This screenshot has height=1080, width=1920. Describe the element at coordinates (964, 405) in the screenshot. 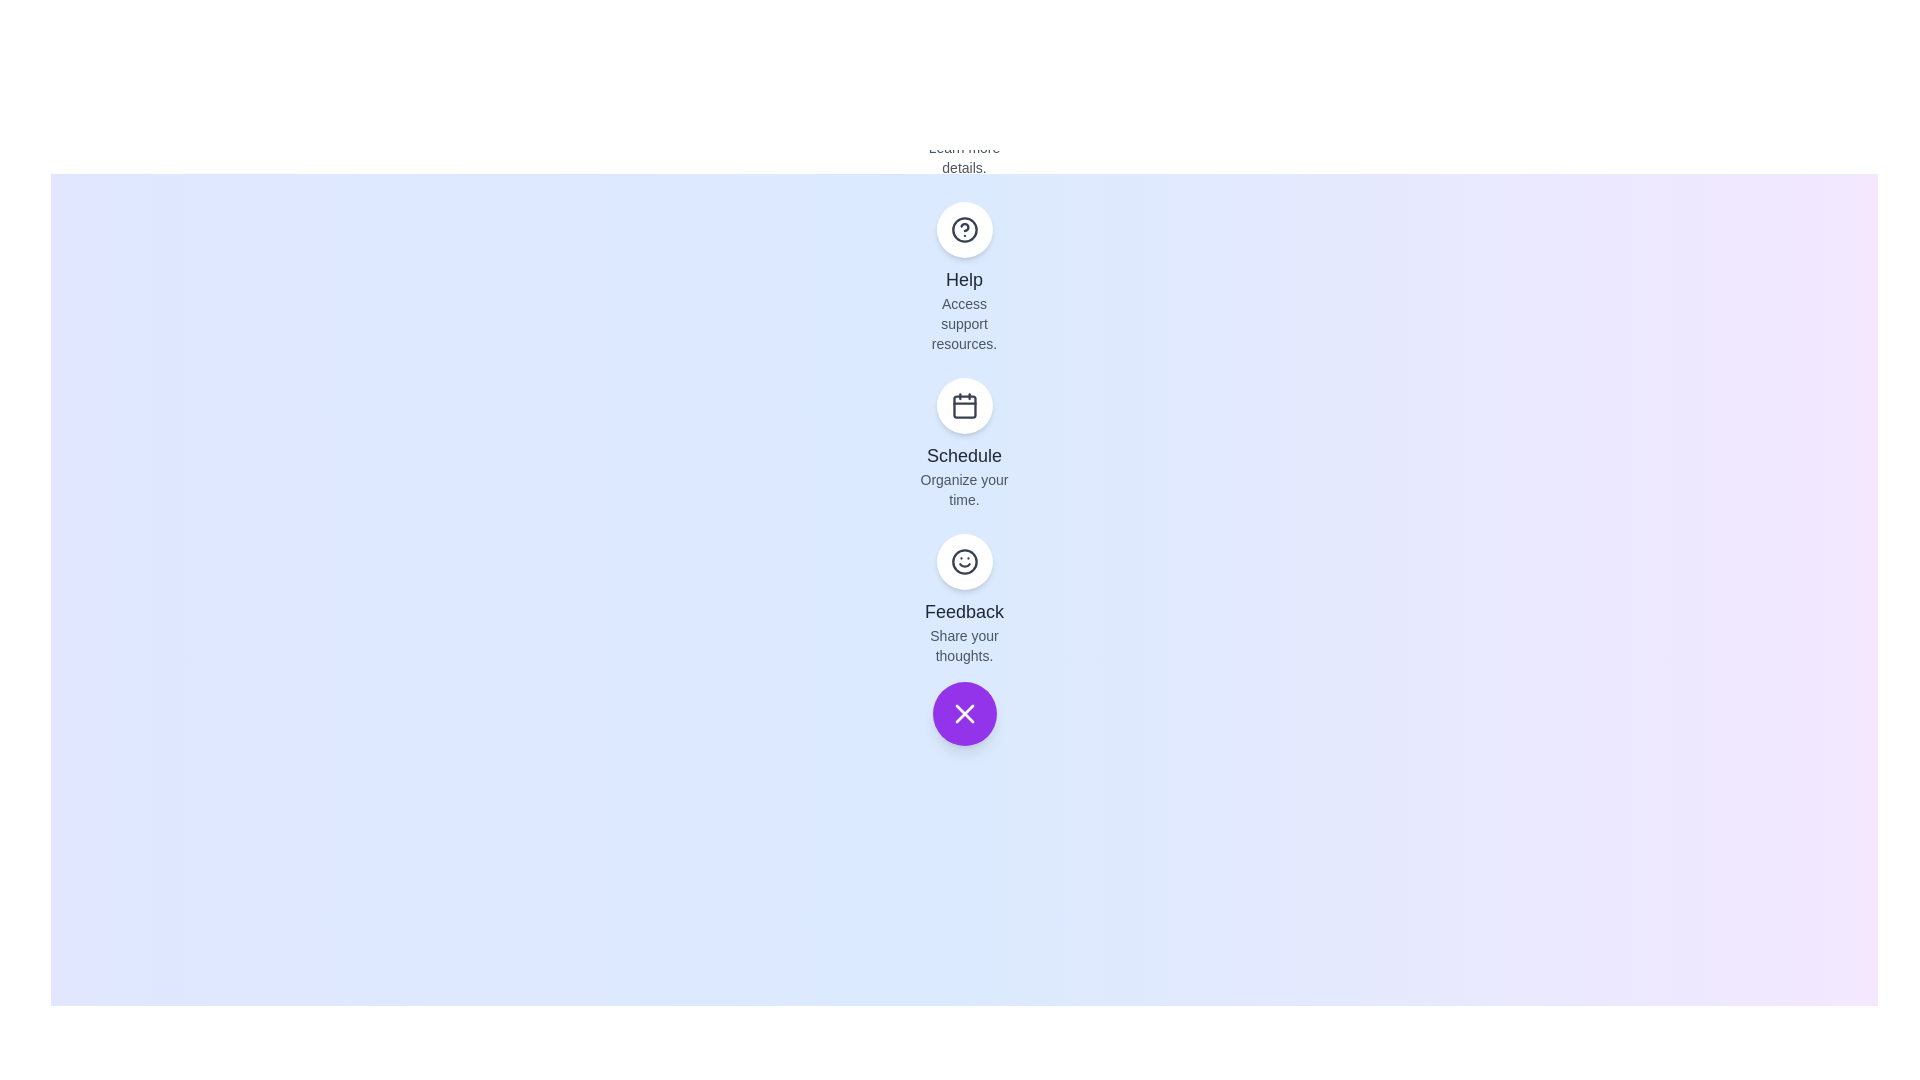

I see `the 'Schedule' button to organize your time` at that location.